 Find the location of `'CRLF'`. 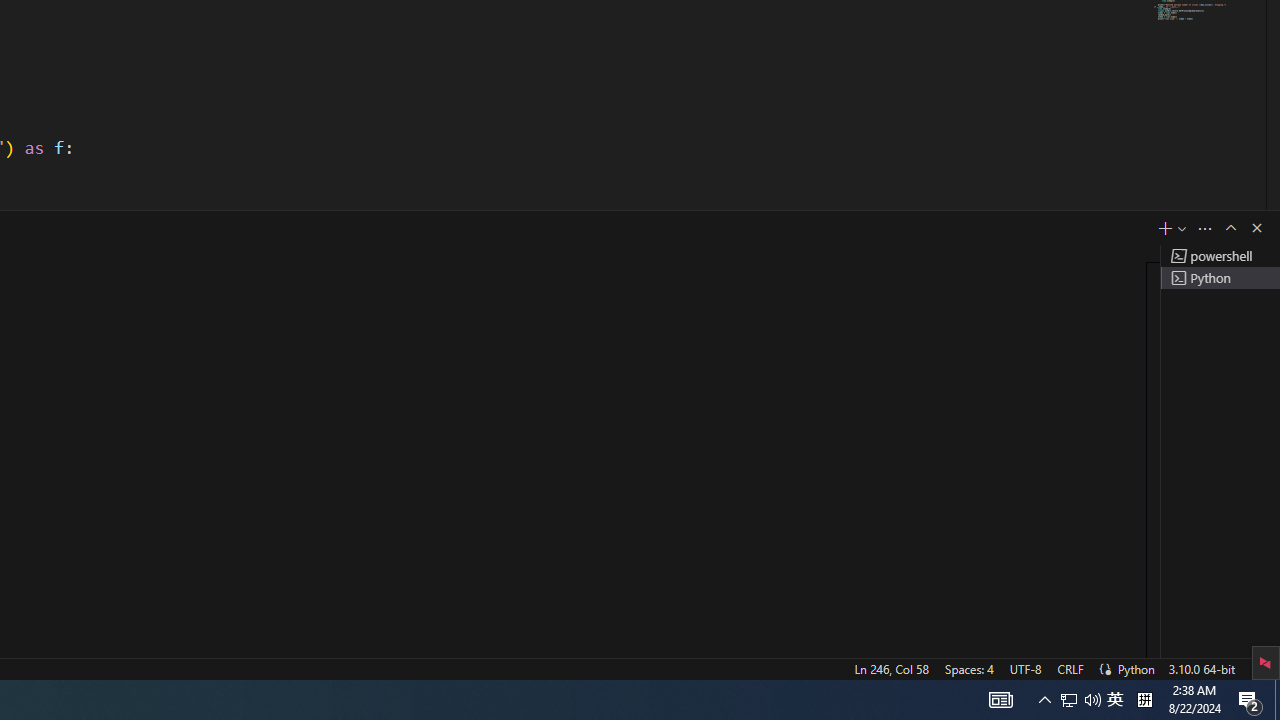

'CRLF' is located at coordinates (1069, 668).